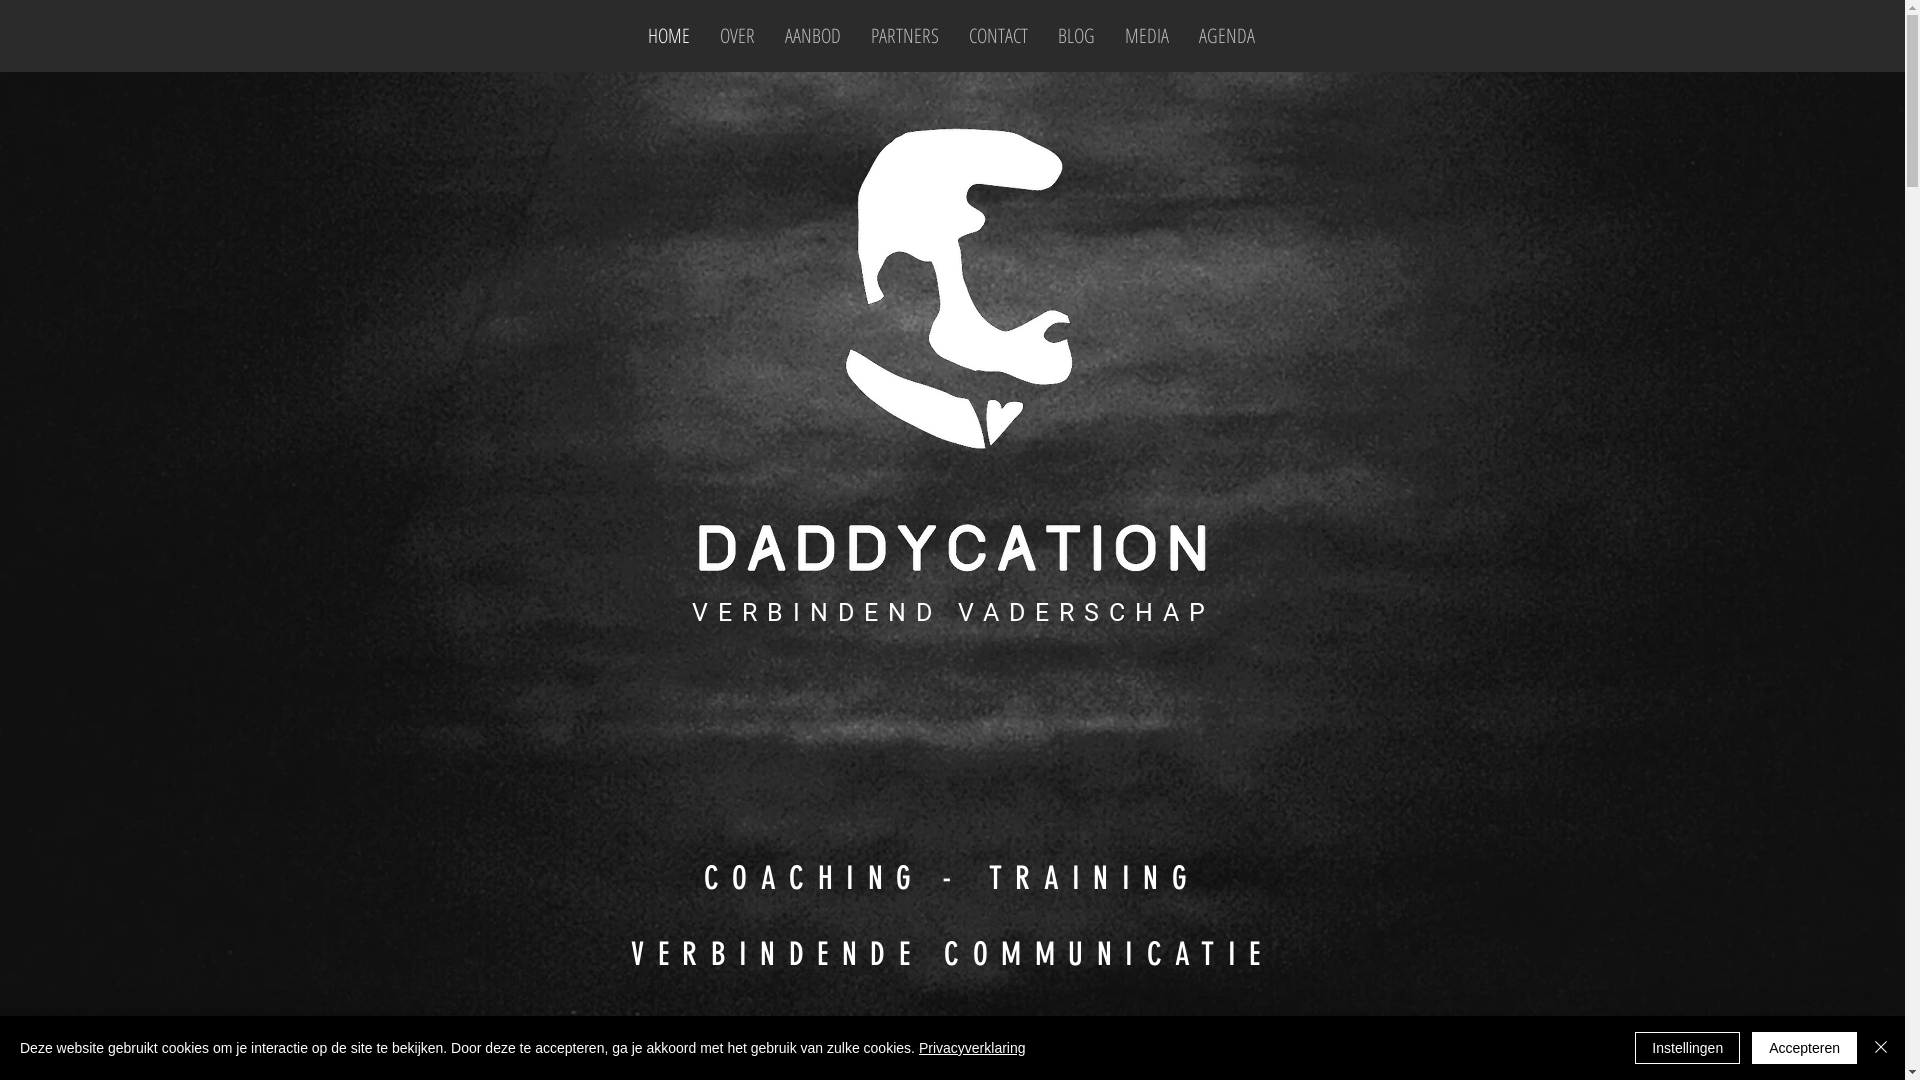 This screenshot has height=1080, width=1920. What do you see at coordinates (1226, 35) in the screenshot?
I see `'AGENDA'` at bounding box center [1226, 35].